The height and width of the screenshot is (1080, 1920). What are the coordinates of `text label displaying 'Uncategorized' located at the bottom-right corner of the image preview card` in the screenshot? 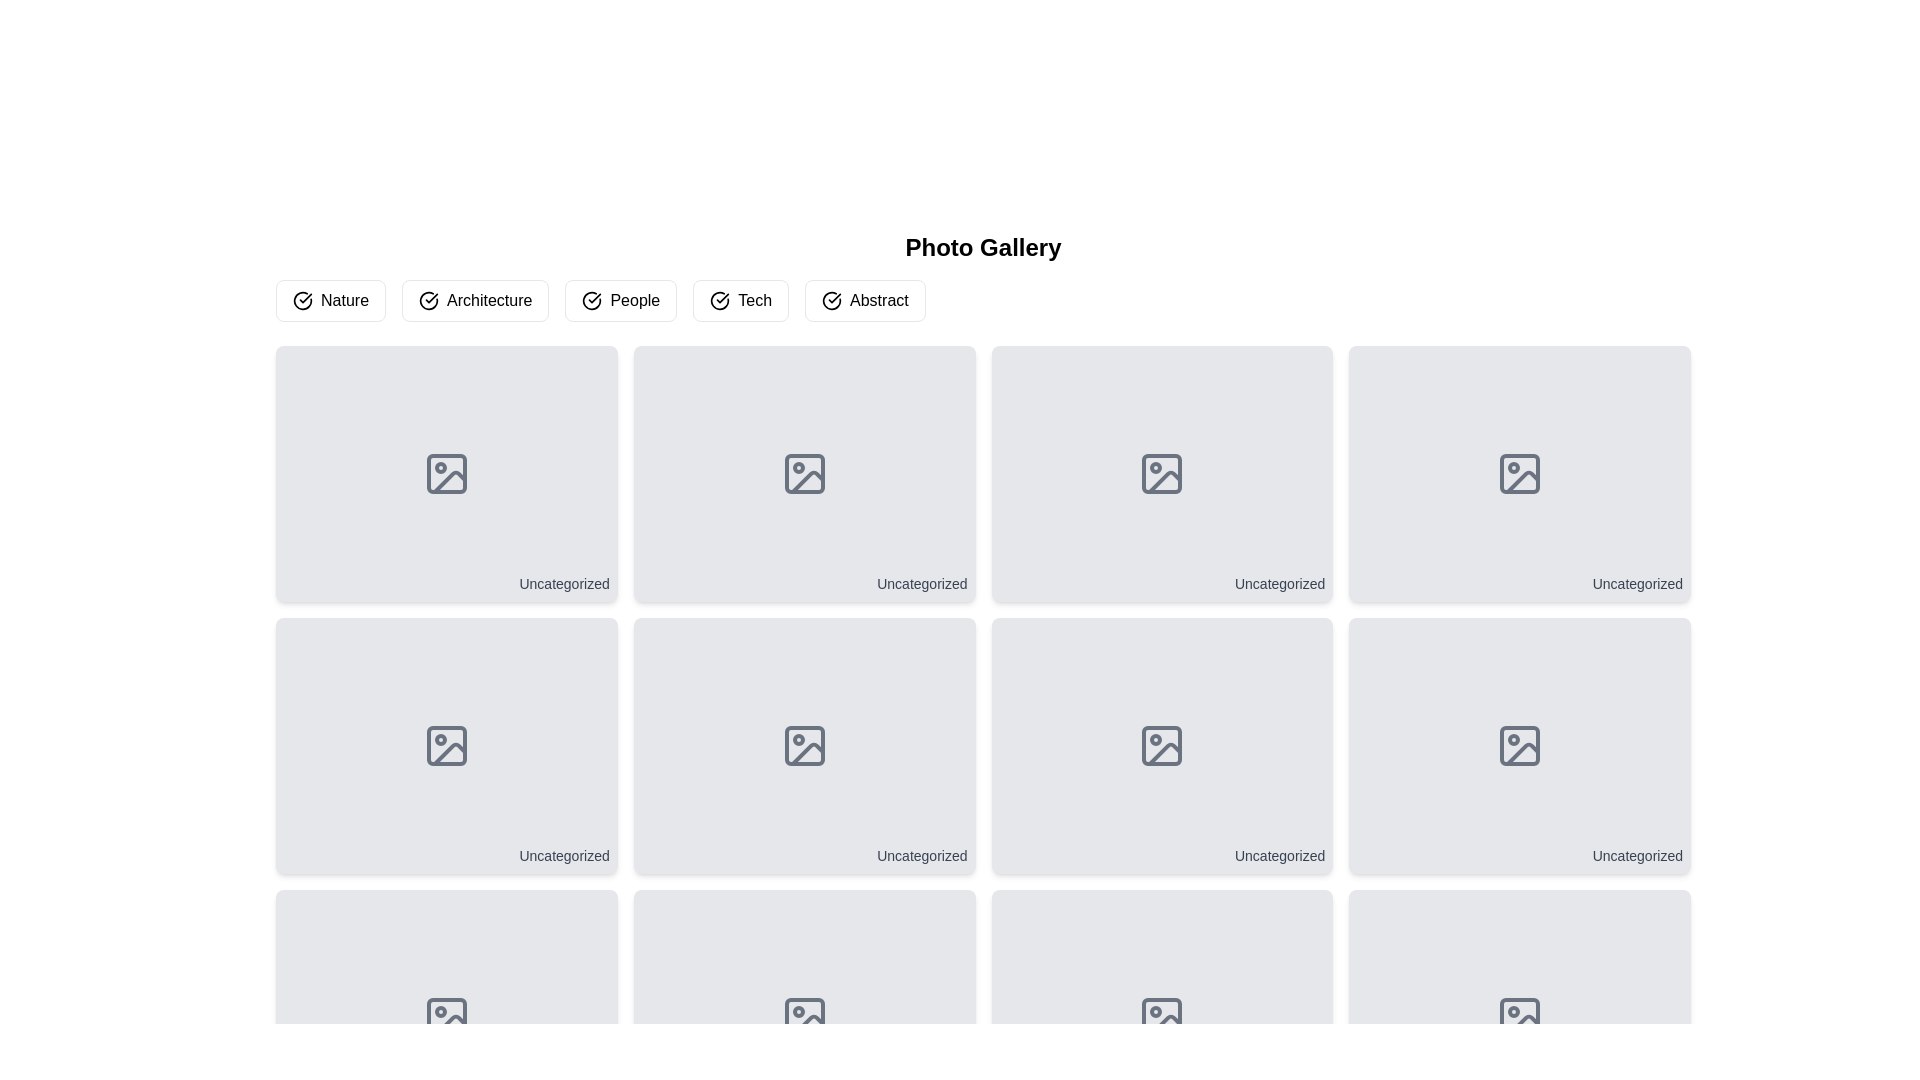 It's located at (1280, 855).